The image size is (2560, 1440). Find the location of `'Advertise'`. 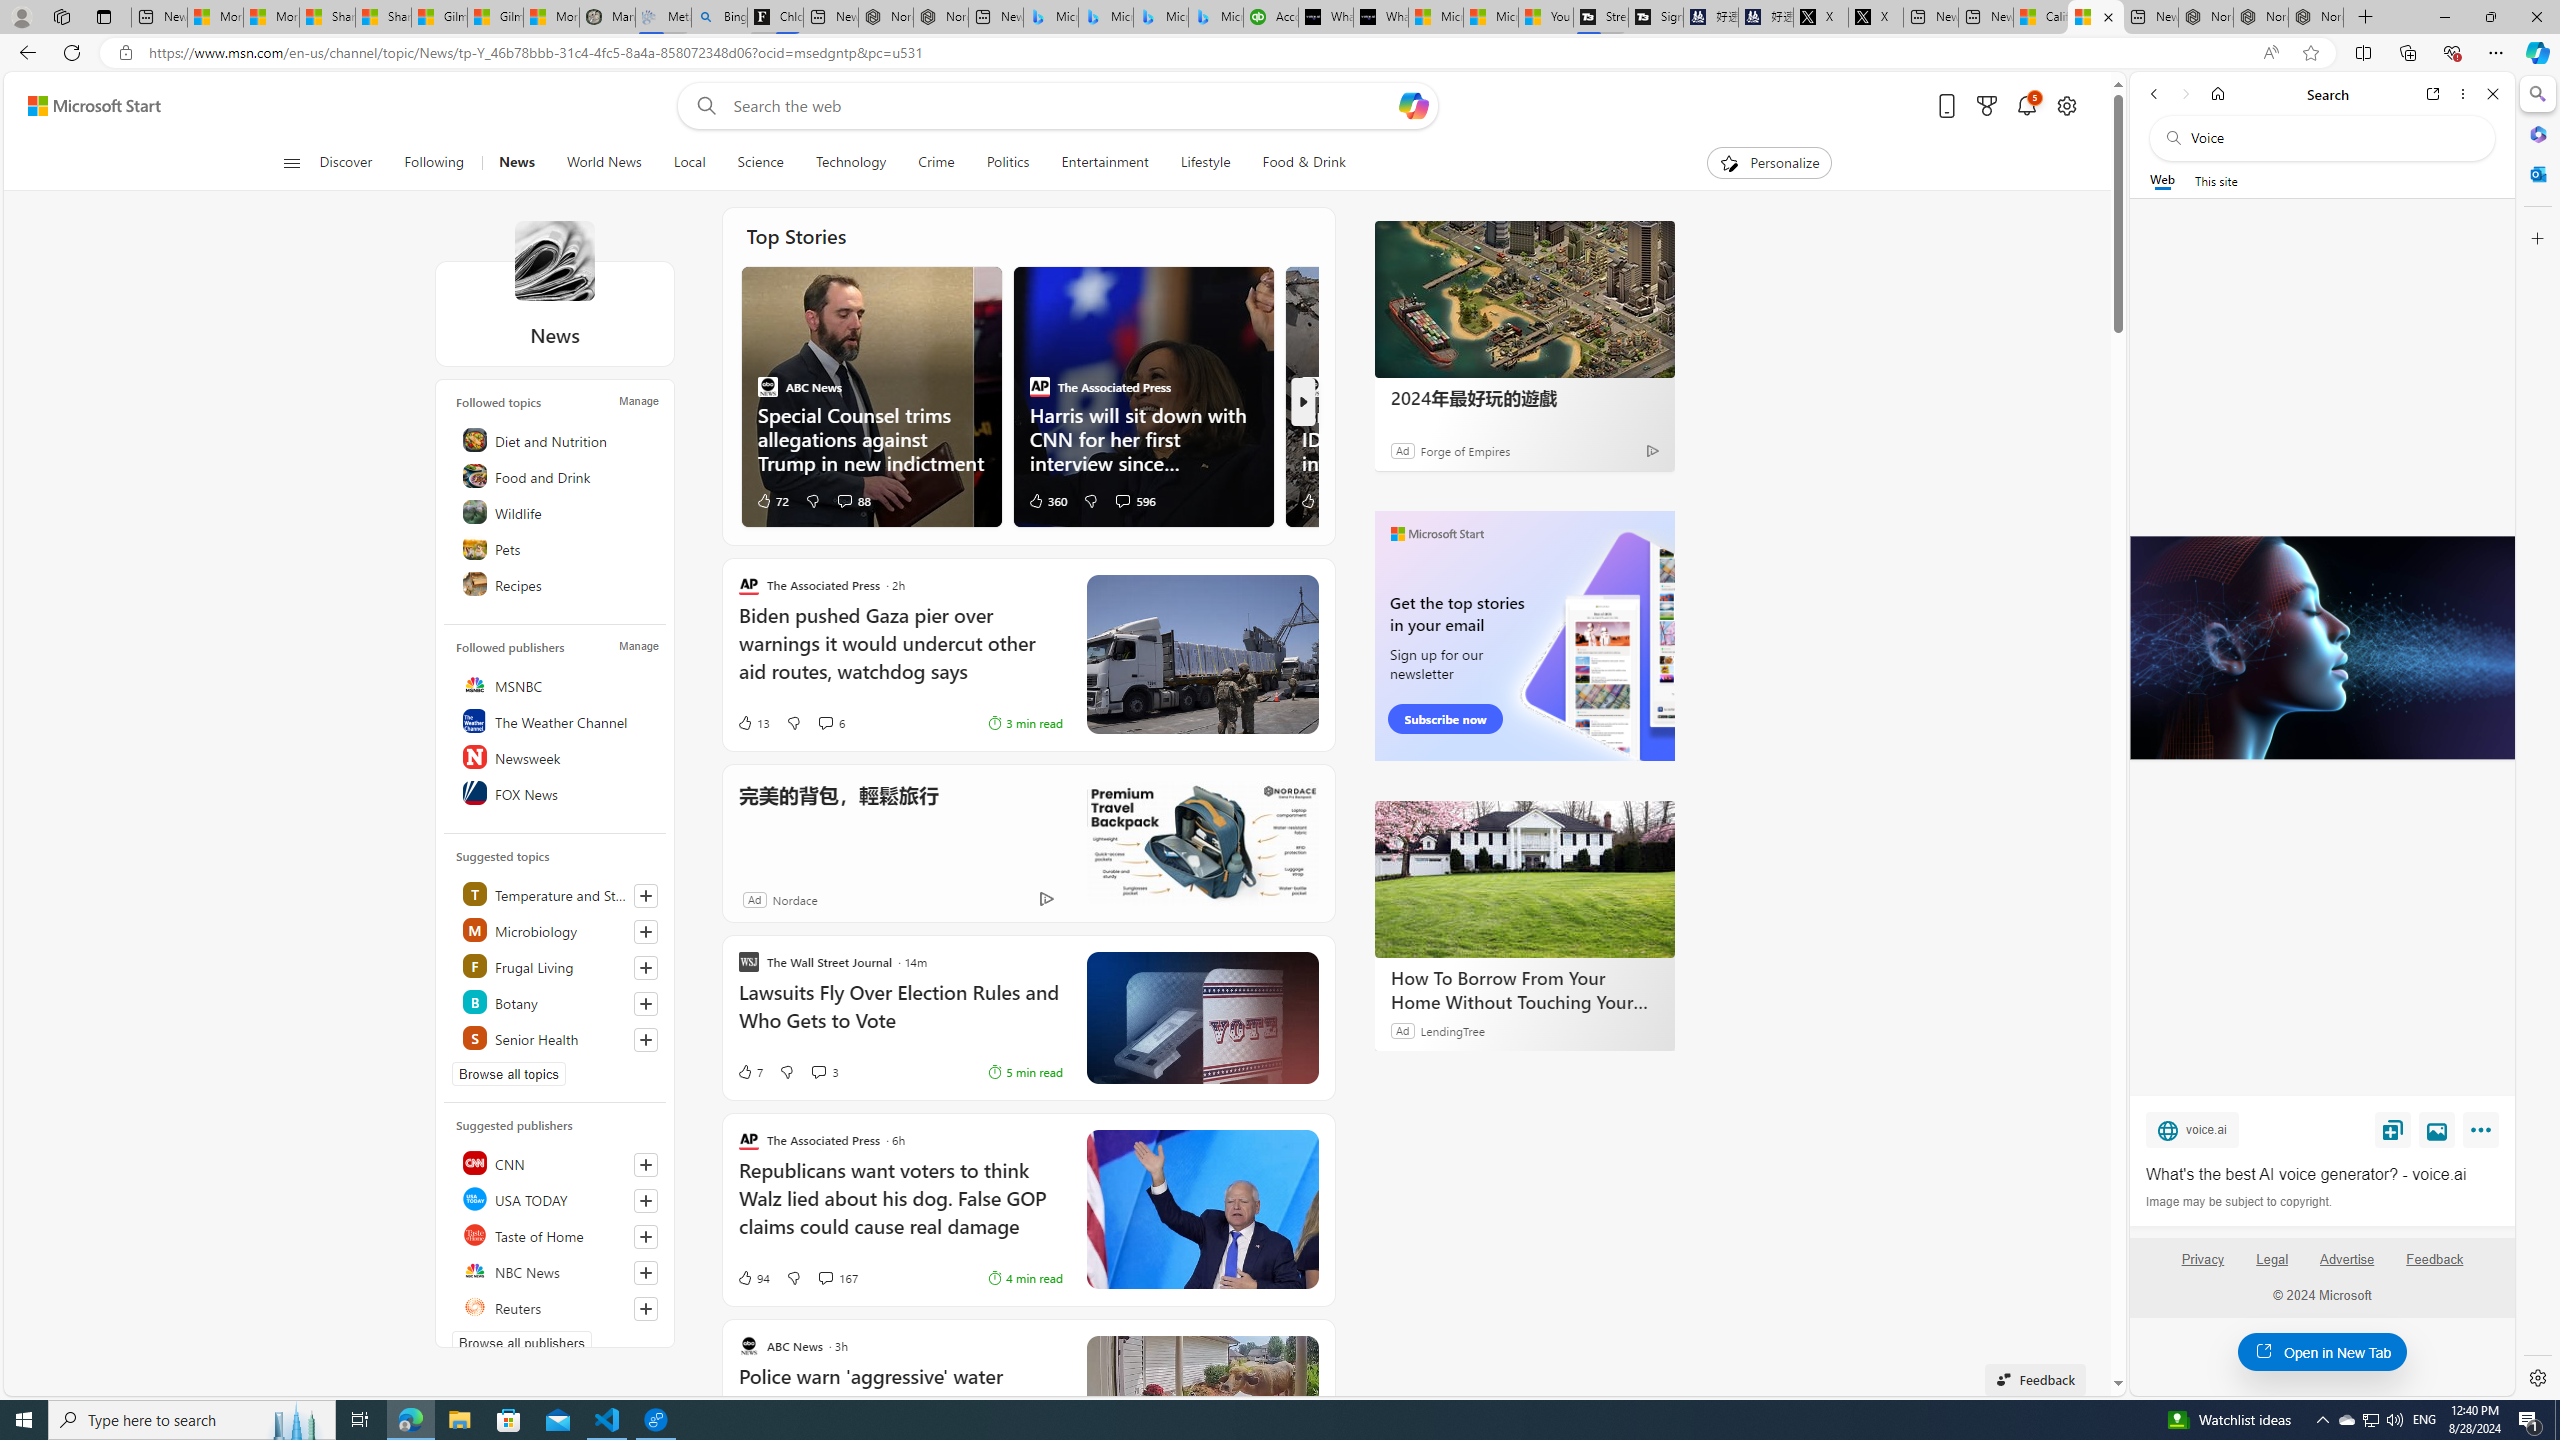

'Advertise' is located at coordinates (2347, 1259).